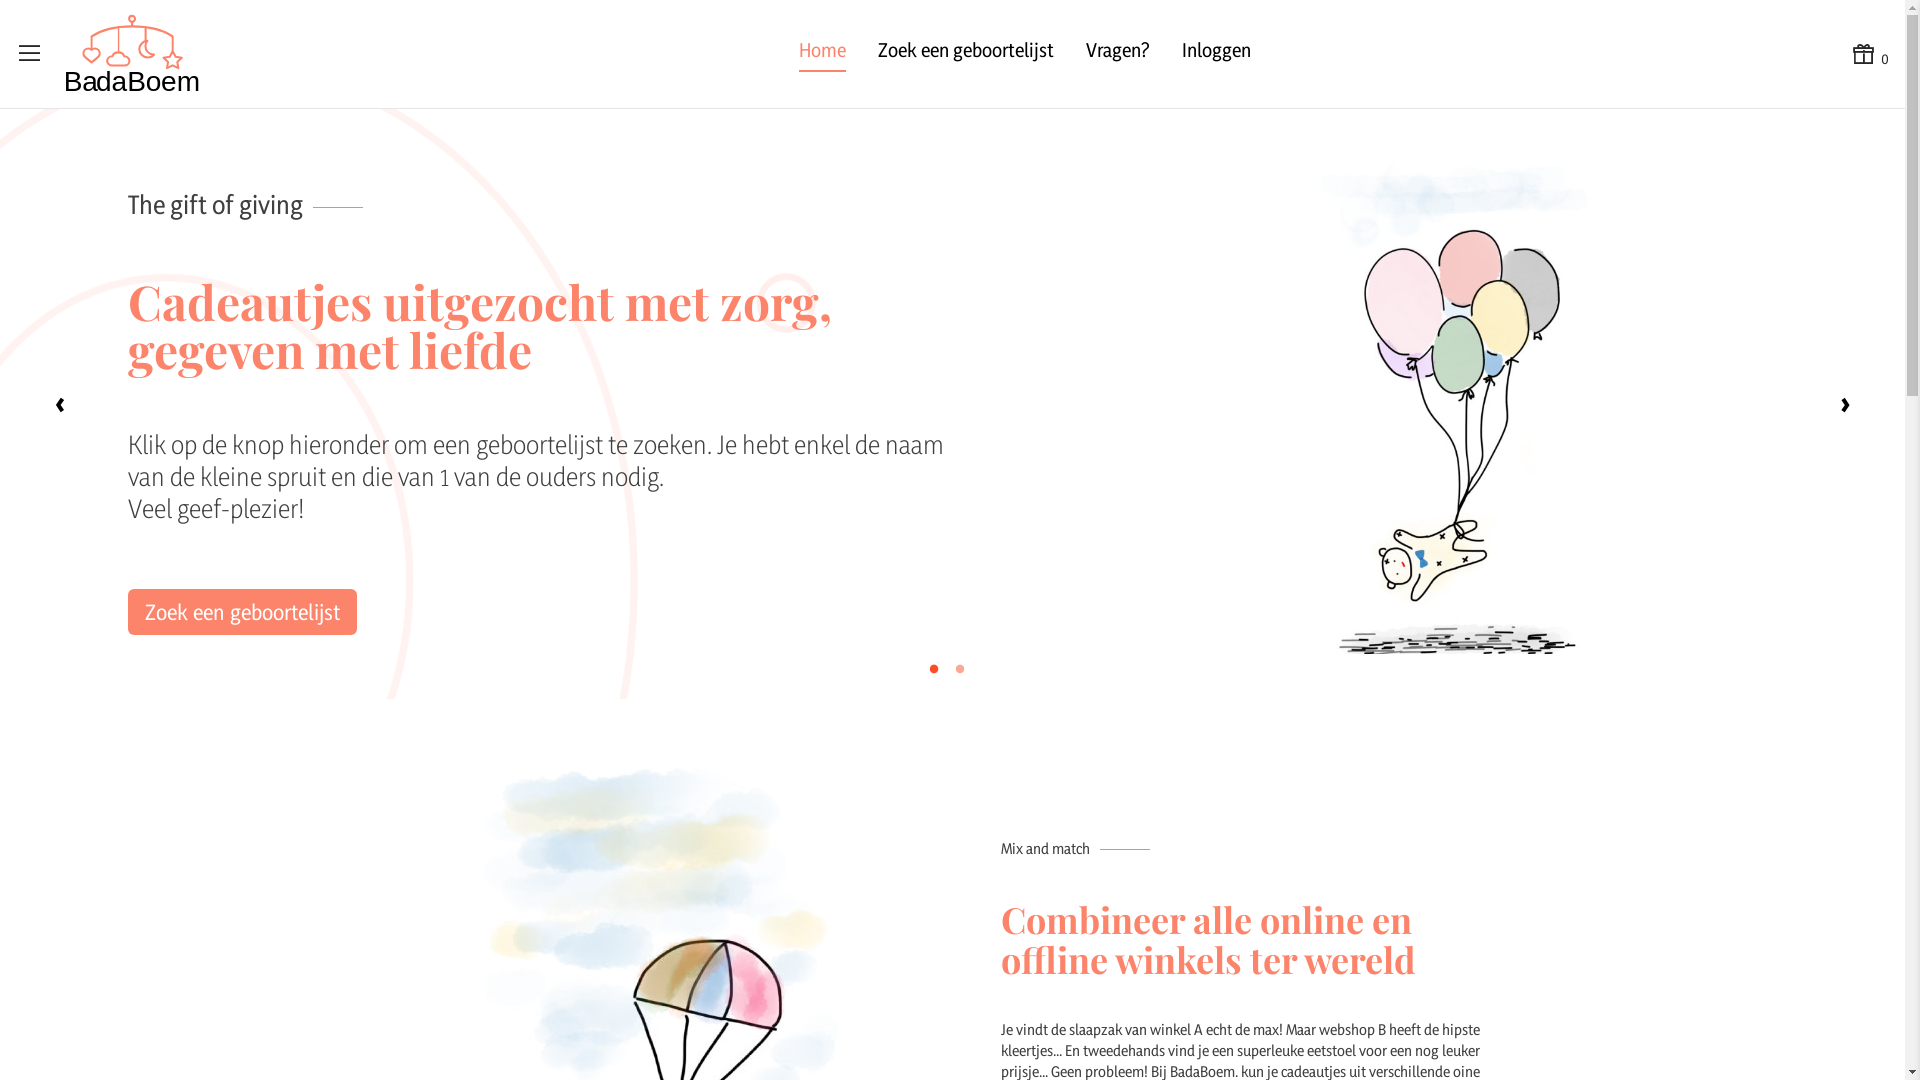 The width and height of the screenshot is (1920, 1080). I want to click on '0', so click(1868, 53).